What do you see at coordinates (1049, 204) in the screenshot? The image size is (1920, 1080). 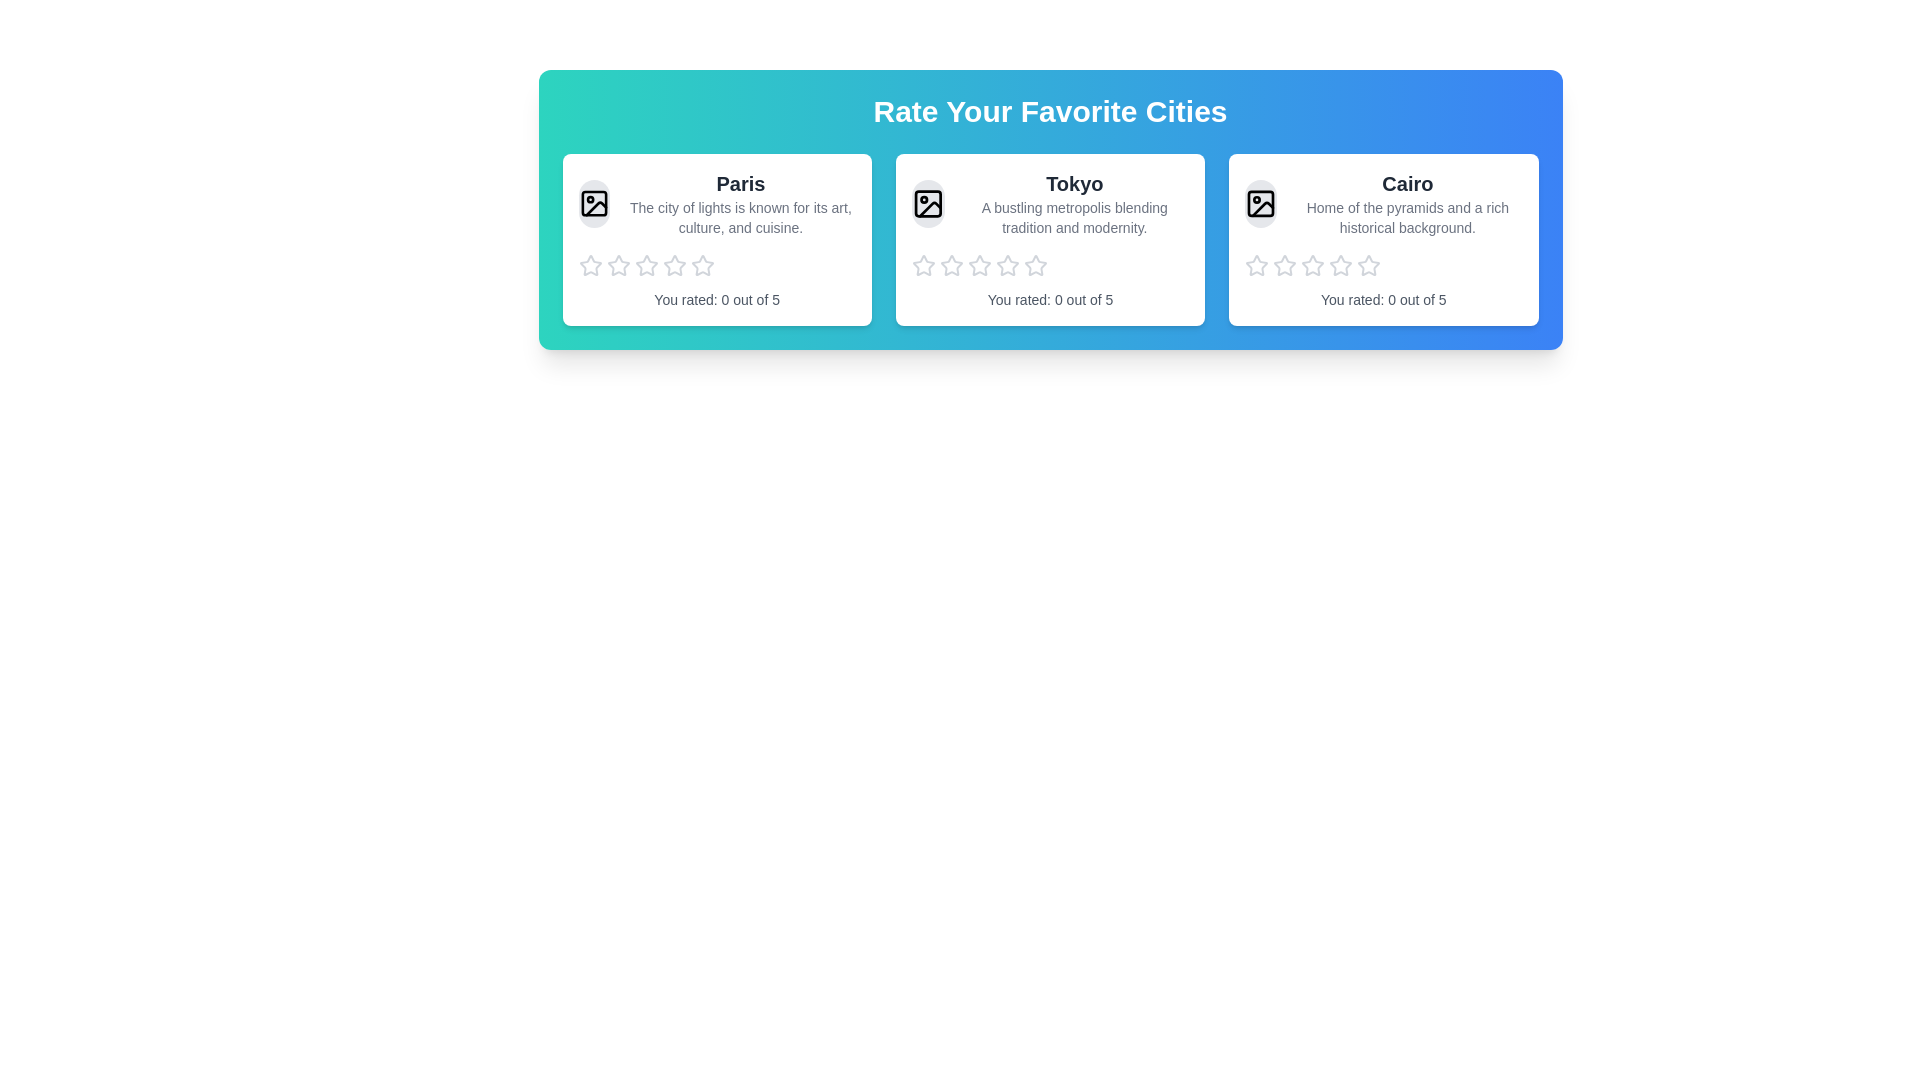 I see `the textual information display for the city 'Tokyo', which includes a bold title and a descriptive phrase, positioned in the middle card of a three-card horizontal layout` at bounding box center [1049, 204].